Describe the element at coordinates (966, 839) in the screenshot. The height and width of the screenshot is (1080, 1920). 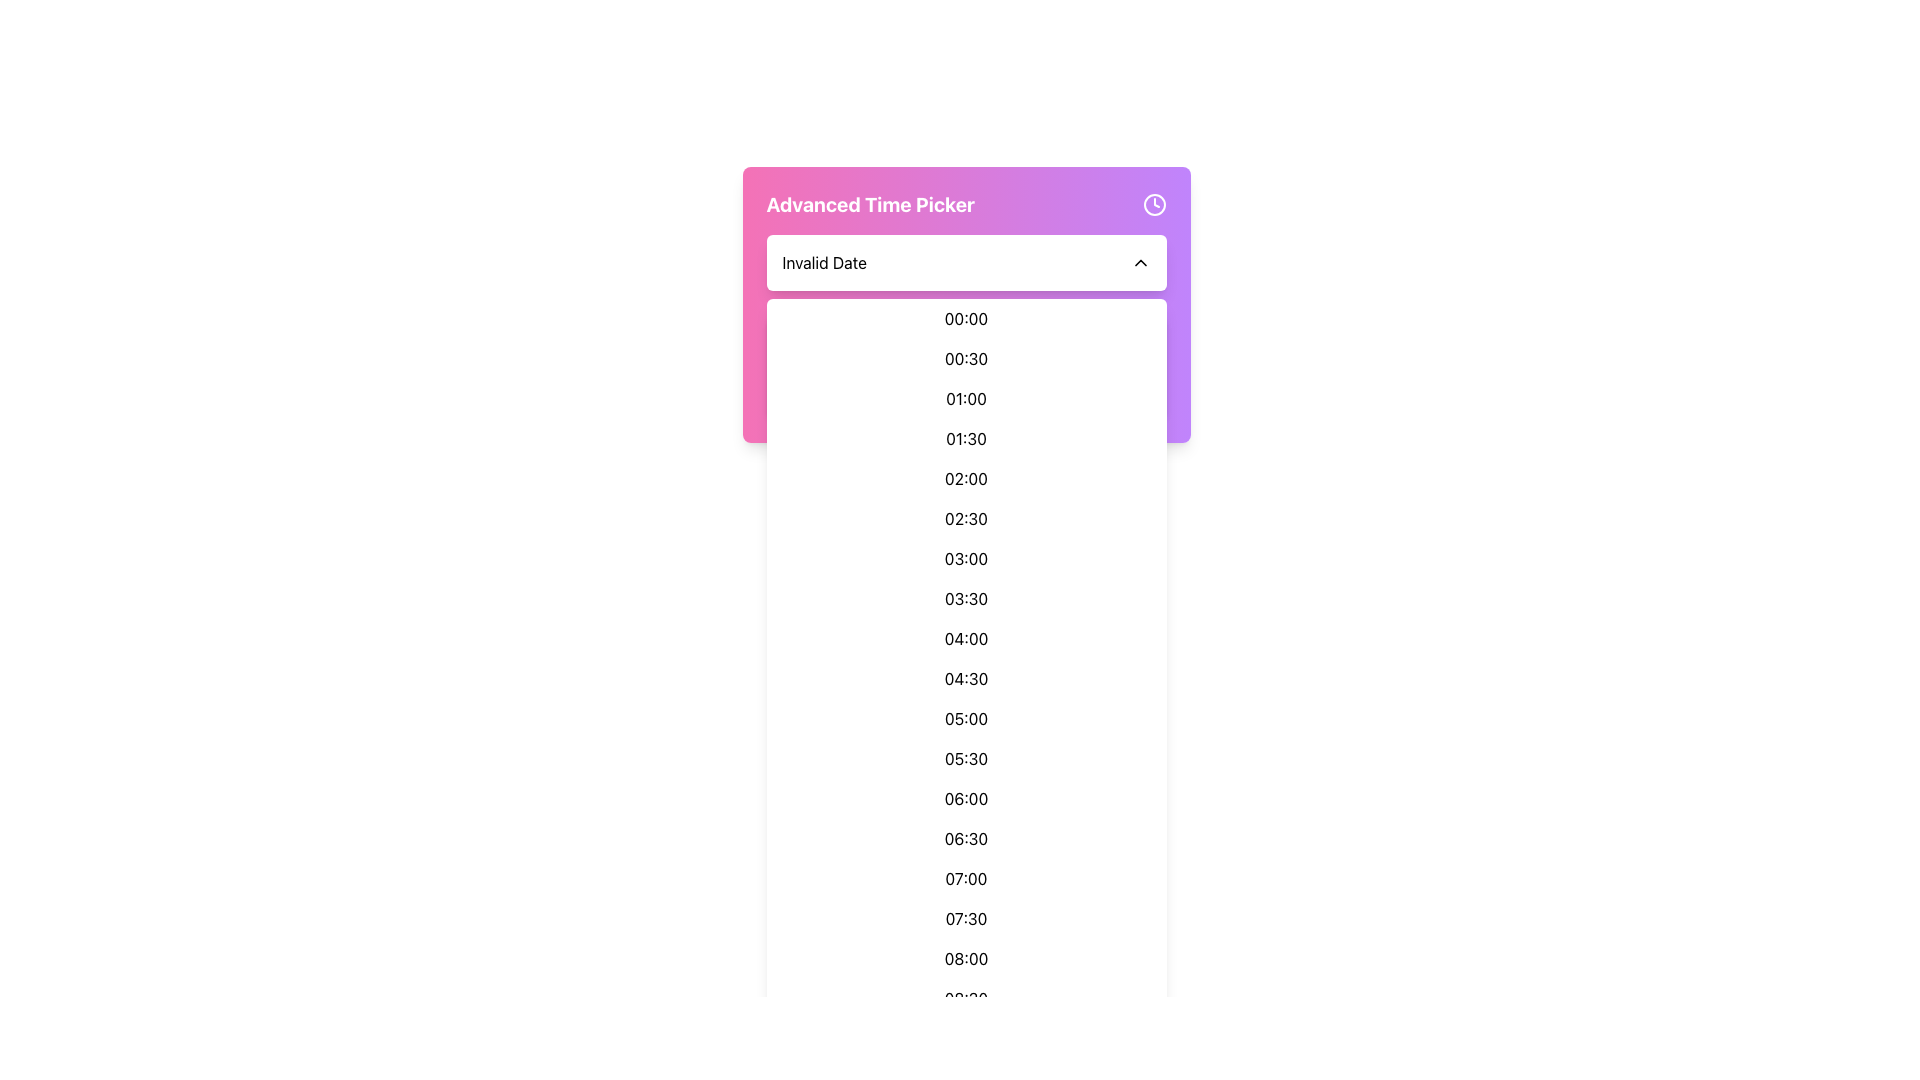
I see `the selectable time option '06:30' in the Advanced Time Picker dropdown menu` at that location.